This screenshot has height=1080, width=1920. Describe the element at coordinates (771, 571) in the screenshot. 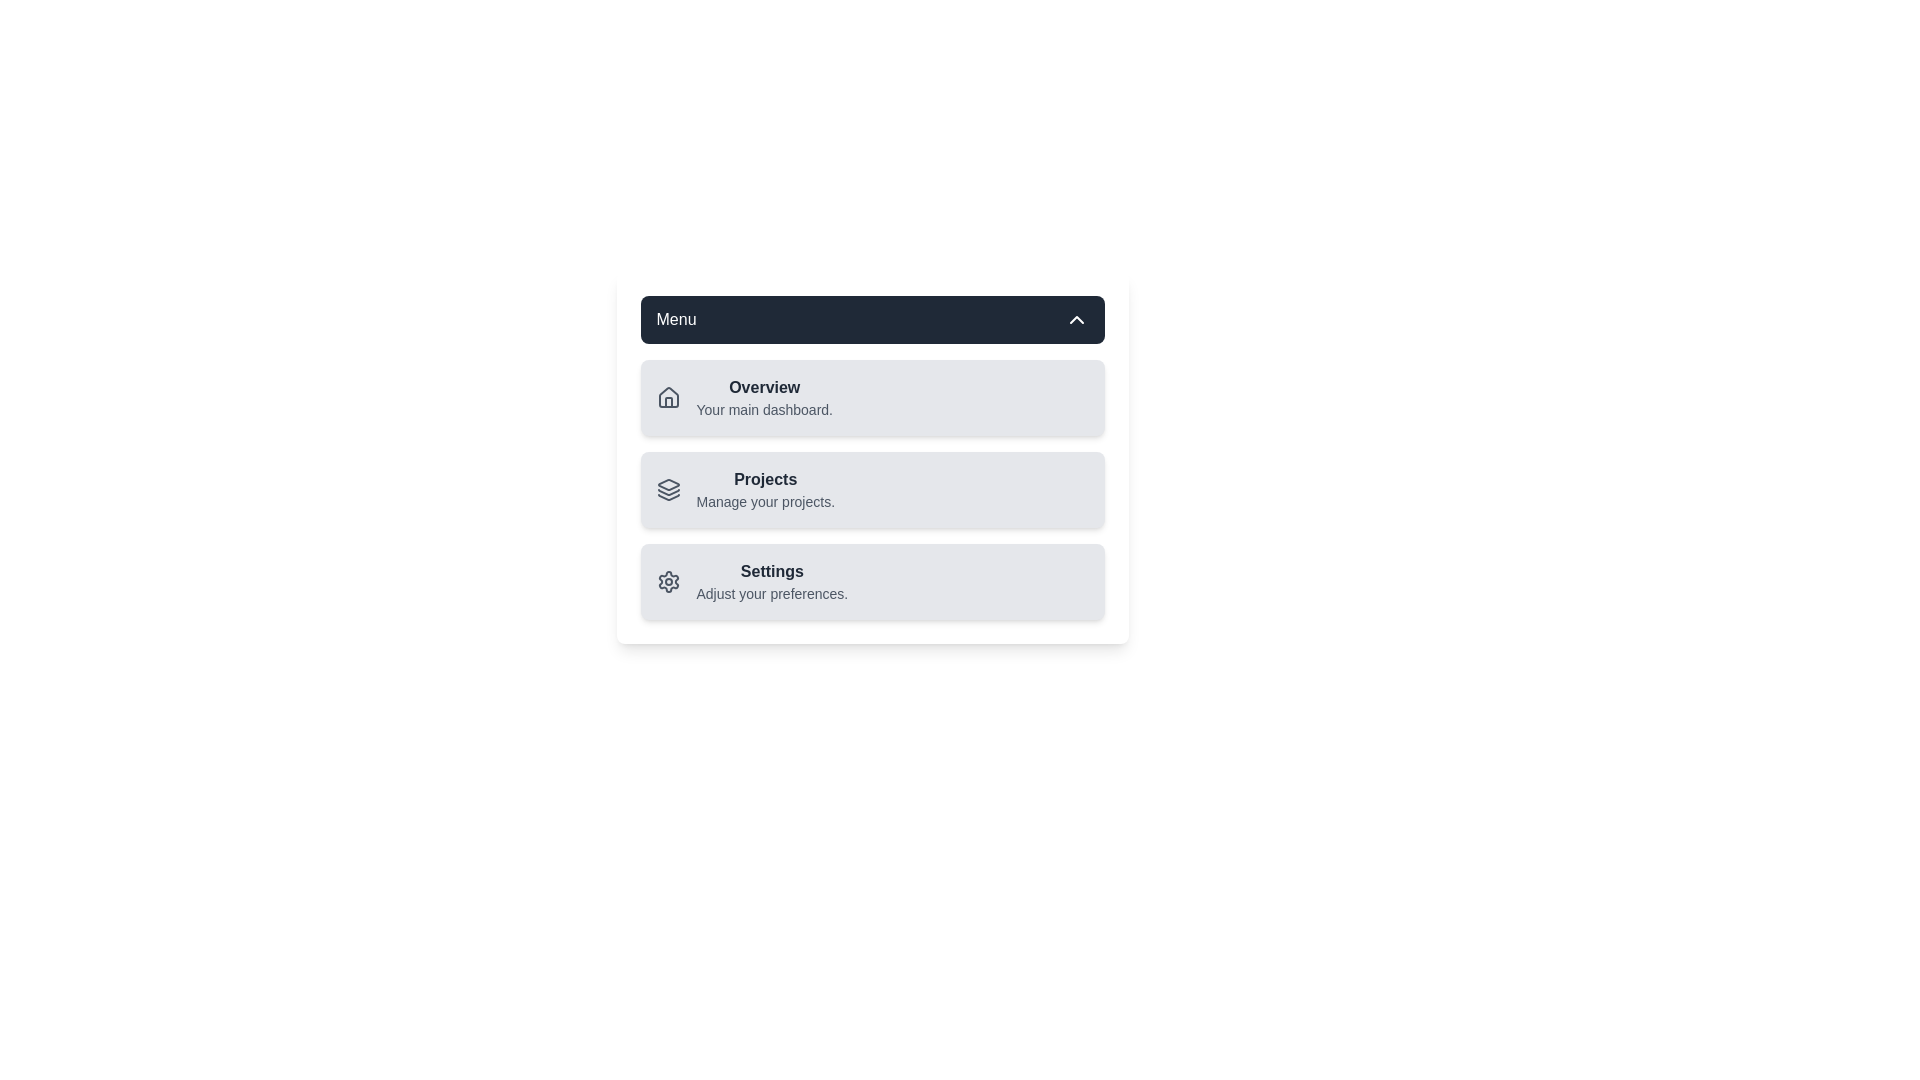

I see `the text of the menu item Settings to select it` at that location.